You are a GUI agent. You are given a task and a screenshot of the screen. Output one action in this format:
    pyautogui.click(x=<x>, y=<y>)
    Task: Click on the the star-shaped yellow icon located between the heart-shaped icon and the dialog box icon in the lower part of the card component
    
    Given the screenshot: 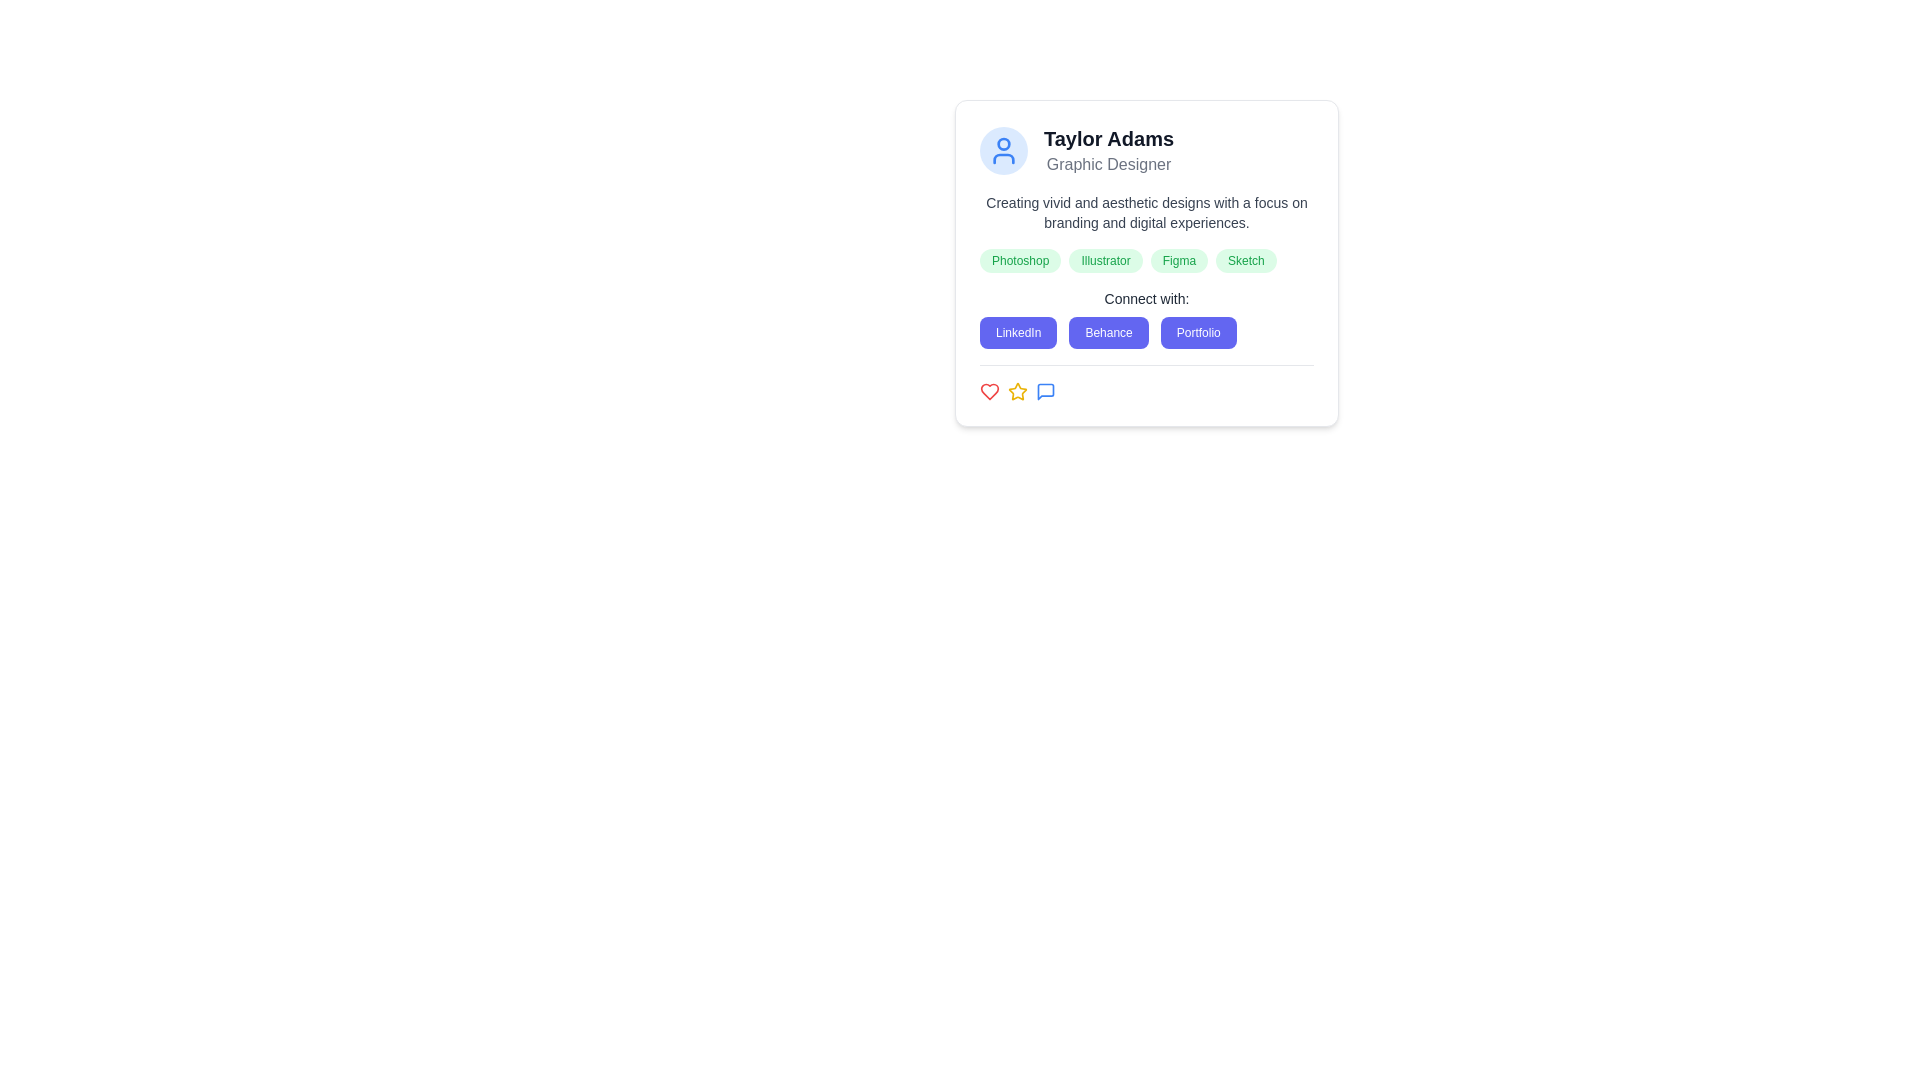 What is the action you would take?
    pyautogui.click(x=1017, y=392)
    